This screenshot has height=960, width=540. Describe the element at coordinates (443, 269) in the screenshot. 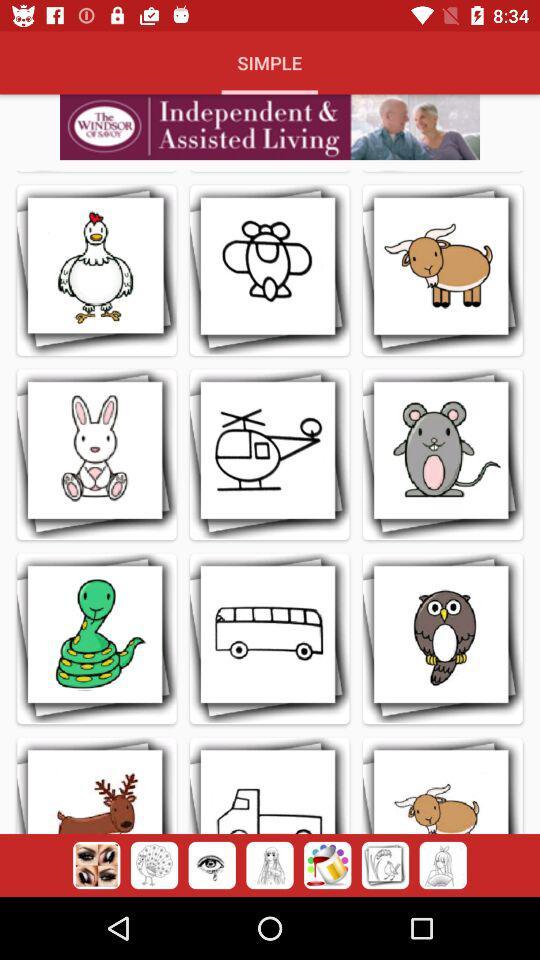

I see `the last image in the first row` at that location.